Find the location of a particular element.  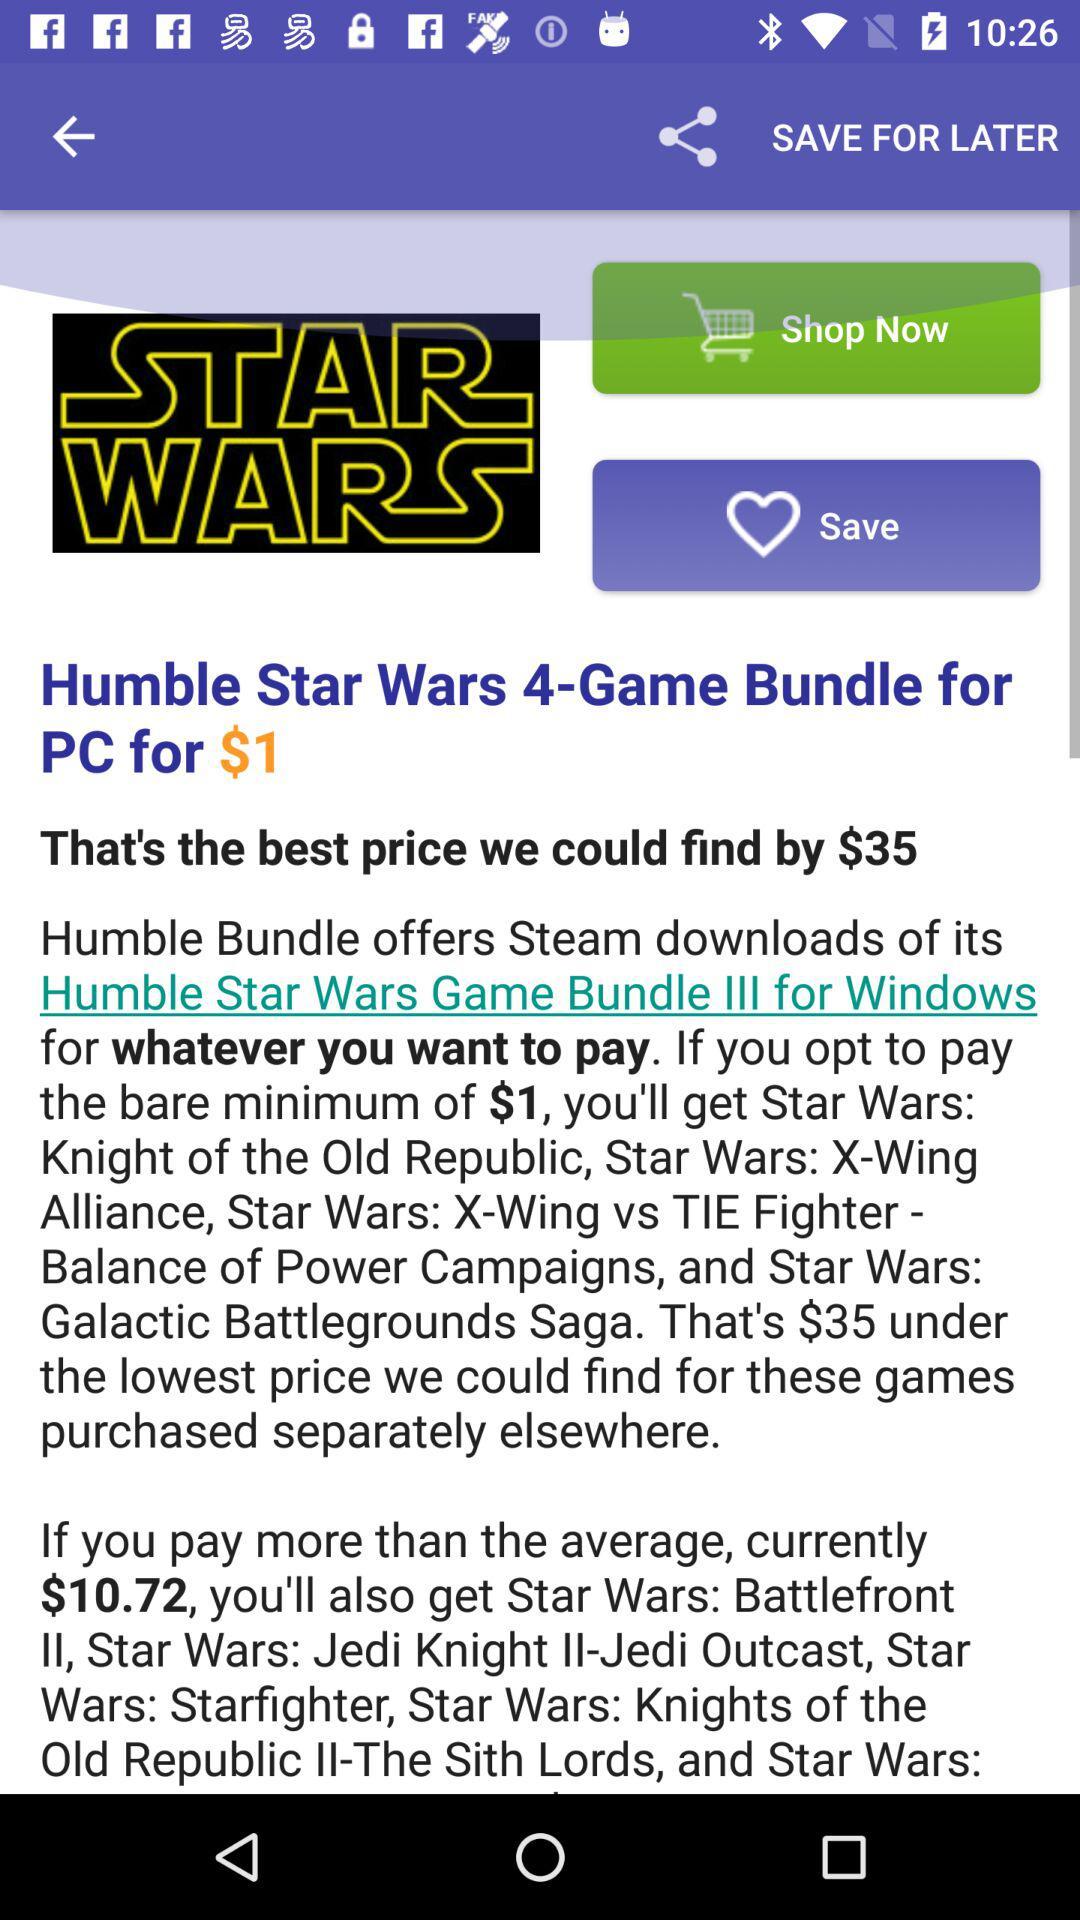

item above save icon is located at coordinates (816, 328).